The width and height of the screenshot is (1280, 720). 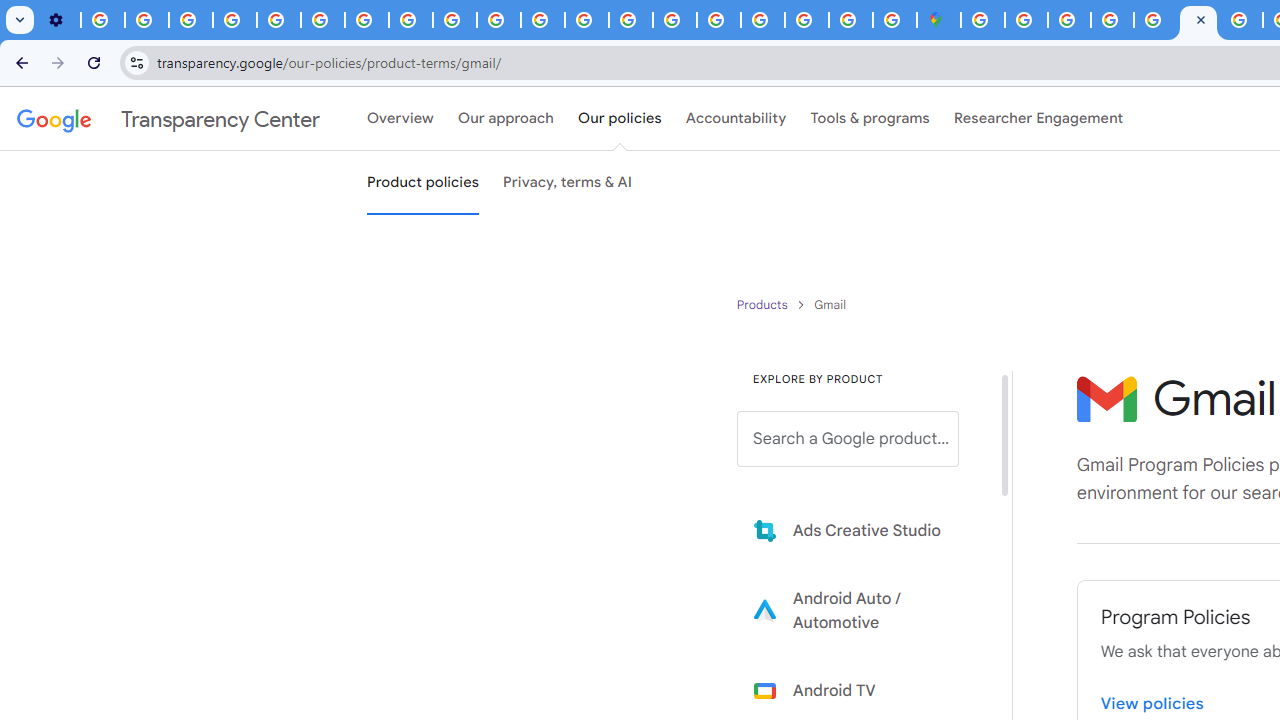 What do you see at coordinates (735, 119) in the screenshot?
I see `'Accountability'` at bounding box center [735, 119].